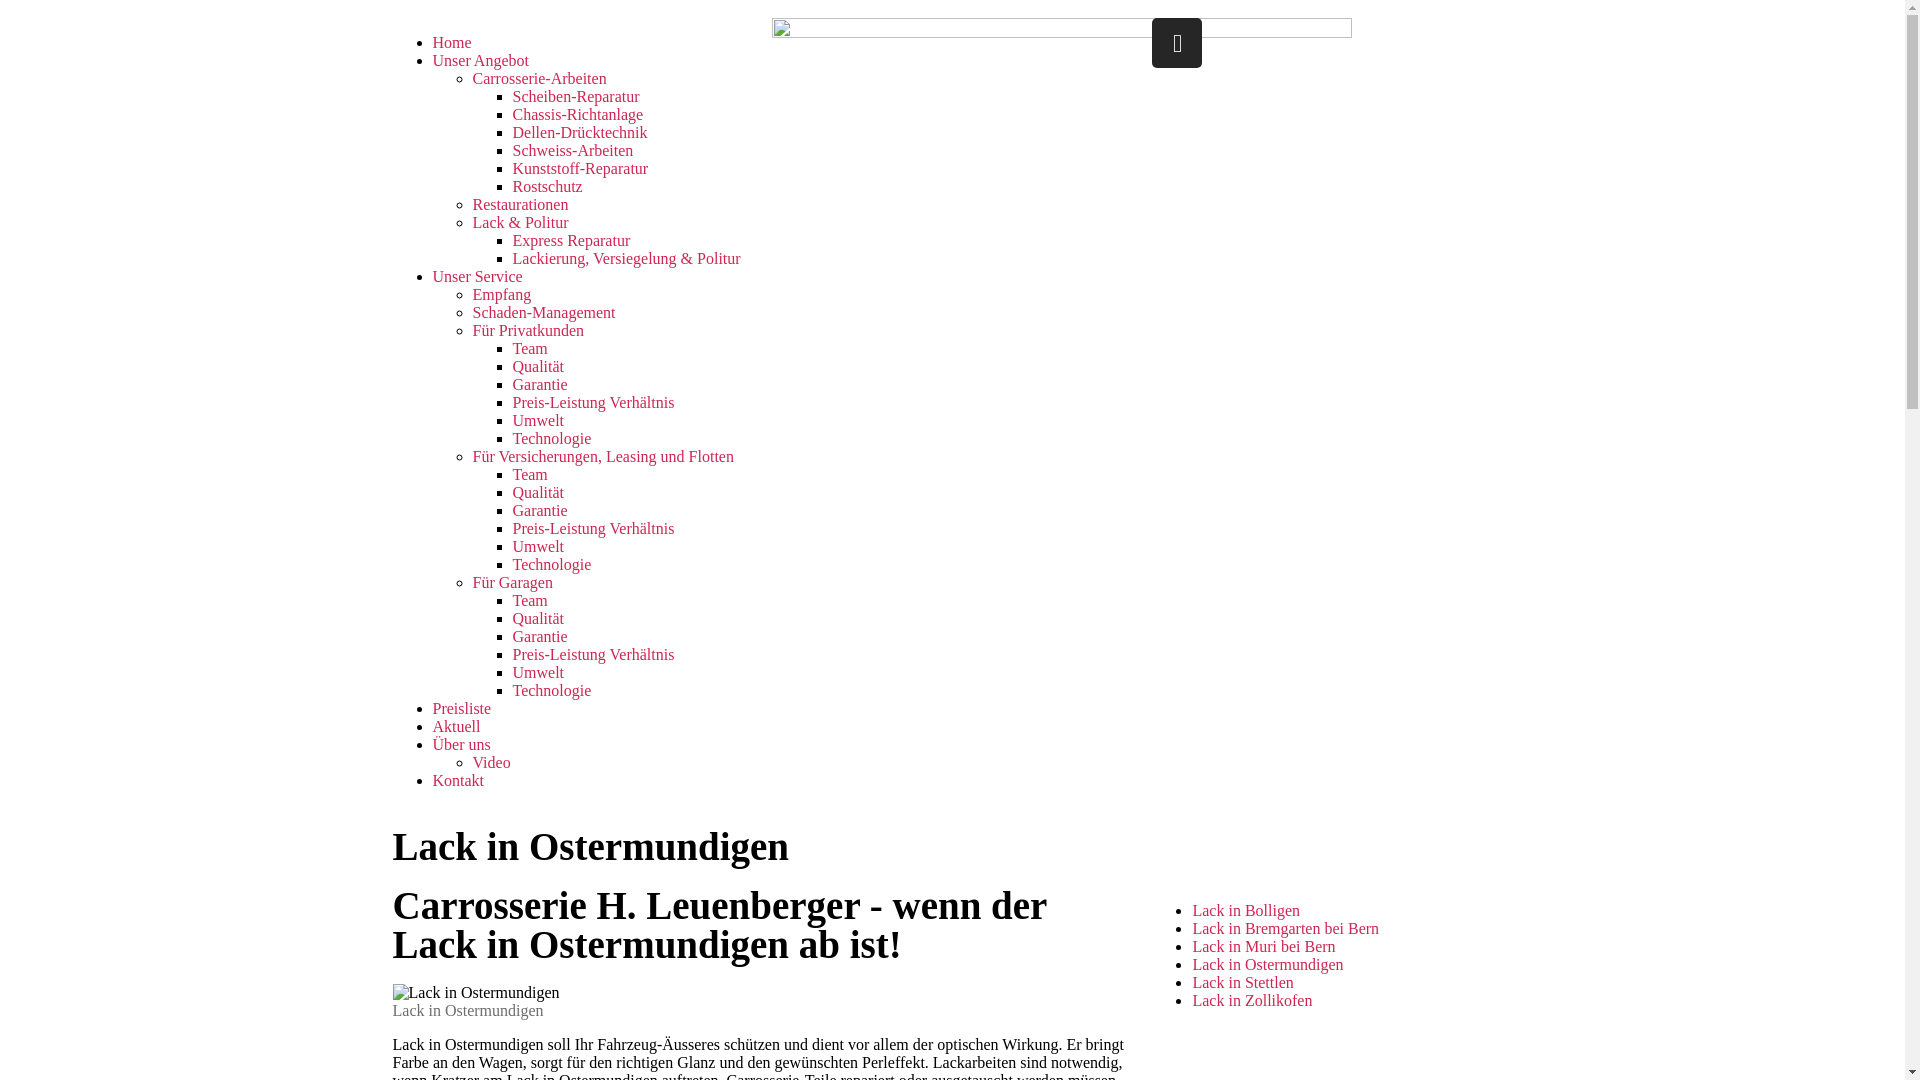 Image resolution: width=1920 pixels, height=1080 pixels. Describe the element at coordinates (1285, 928) in the screenshot. I see `'Lack in Bremgarten bei Bern'` at that location.